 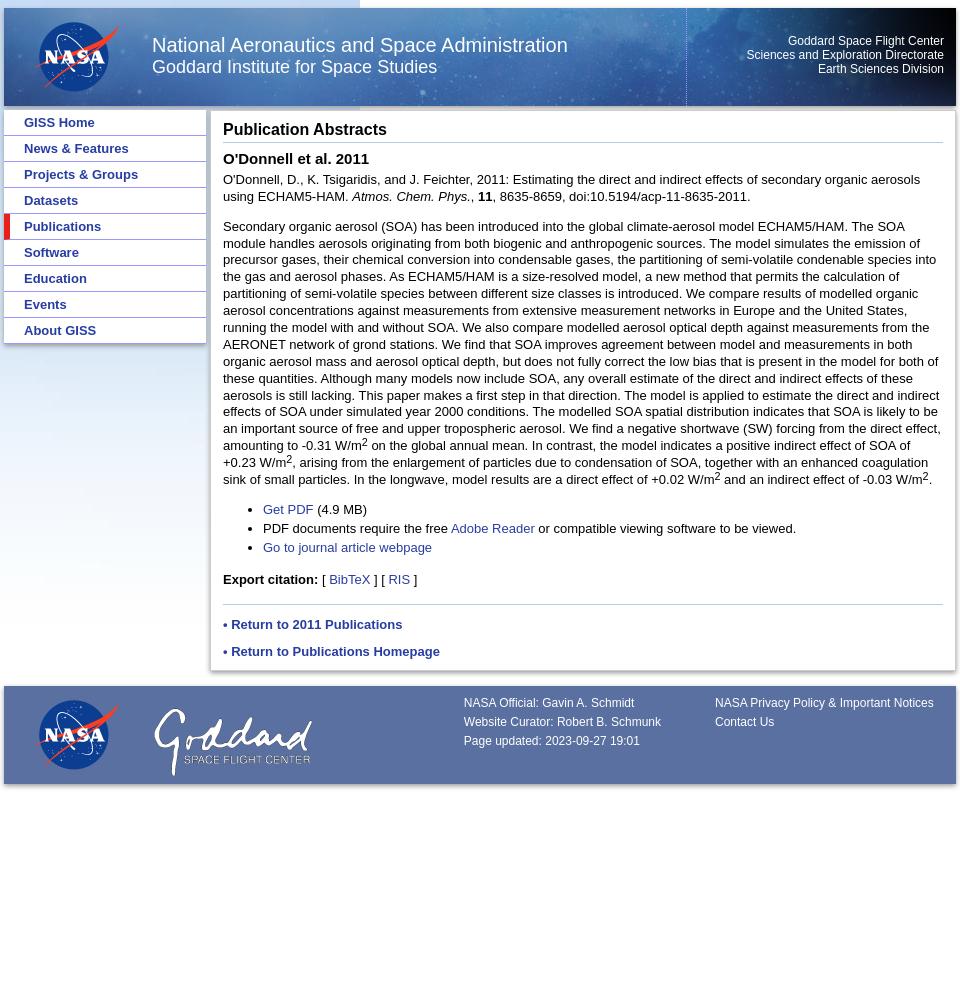 I want to click on 'or compatible viewing software to be viewed.', so click(x=664, y=527).